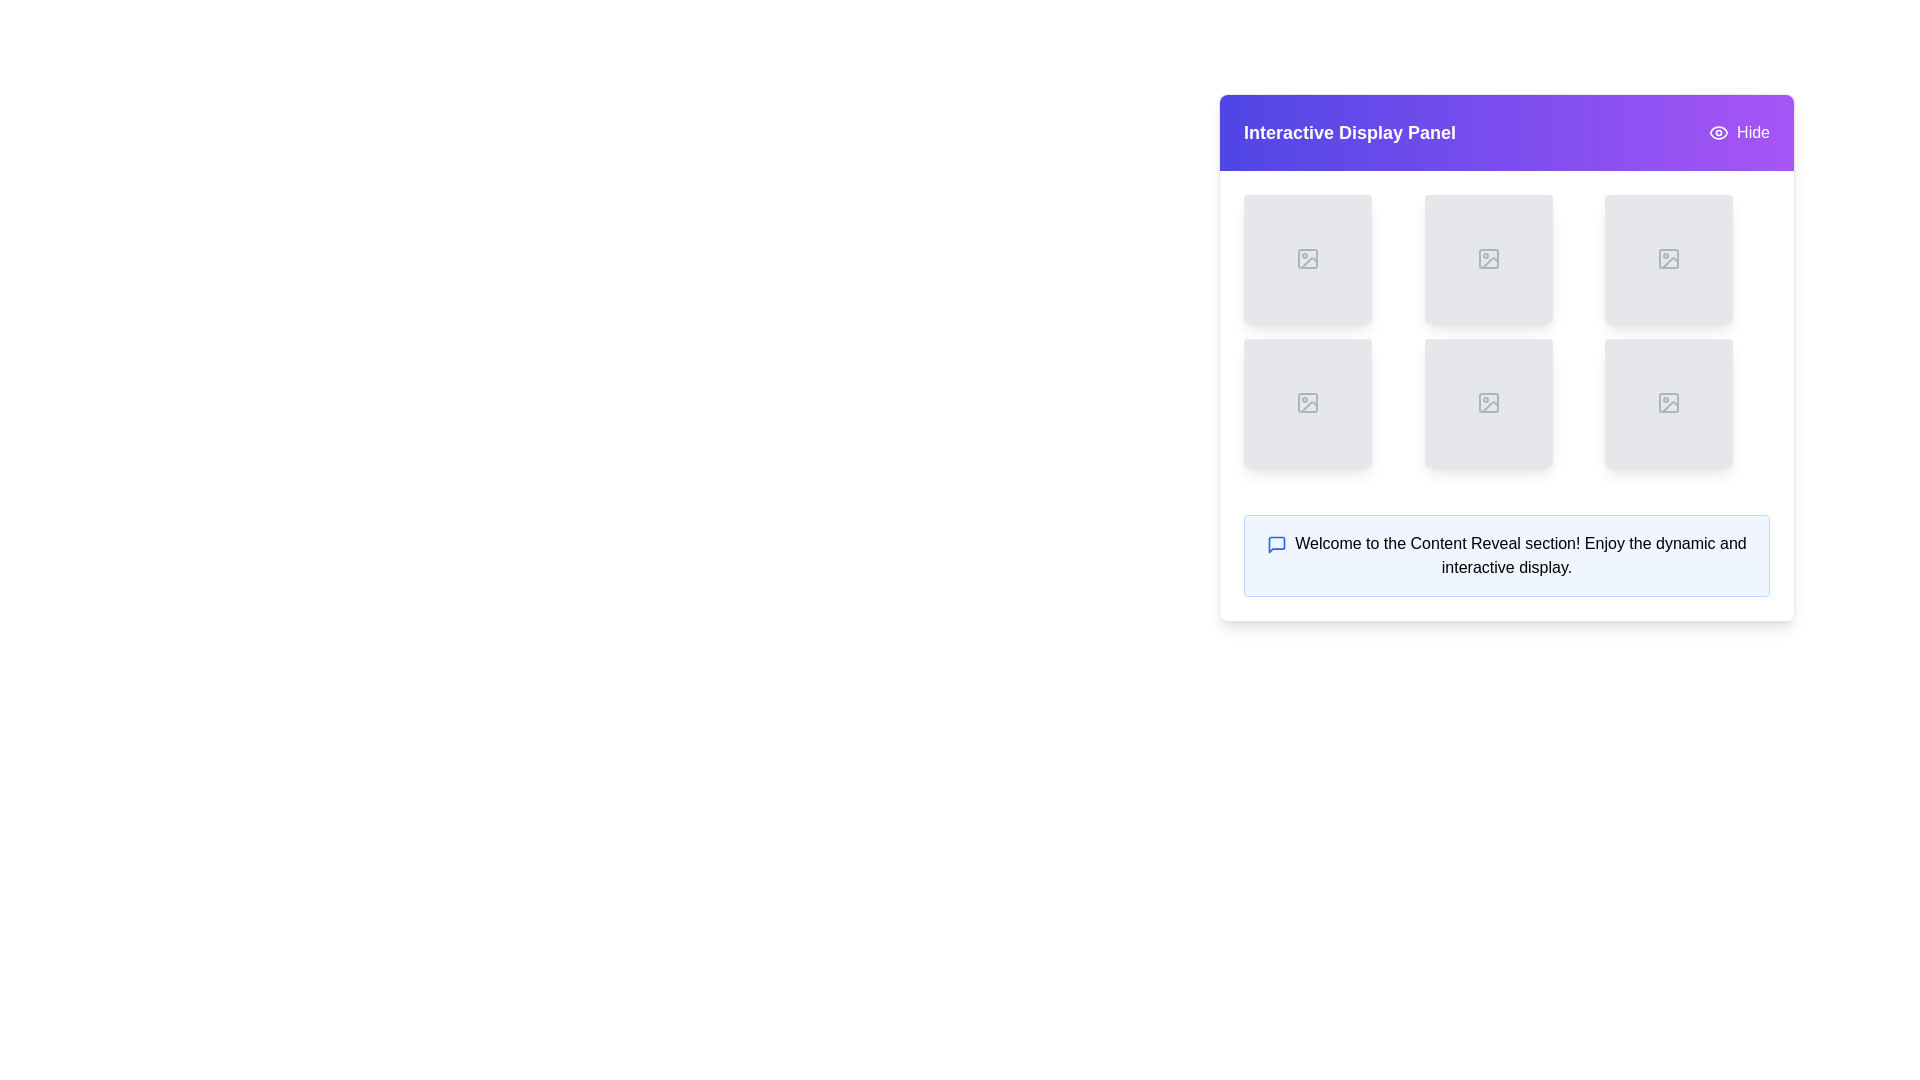 This screenshot has height=1080, width=1920. Describe the element at coordinates (1276, 544) in the screenshot. I see `the blue speech bubble icon with a minimalistic outline, located within the 'Welcome to the Content Reveal section!'` at that location.